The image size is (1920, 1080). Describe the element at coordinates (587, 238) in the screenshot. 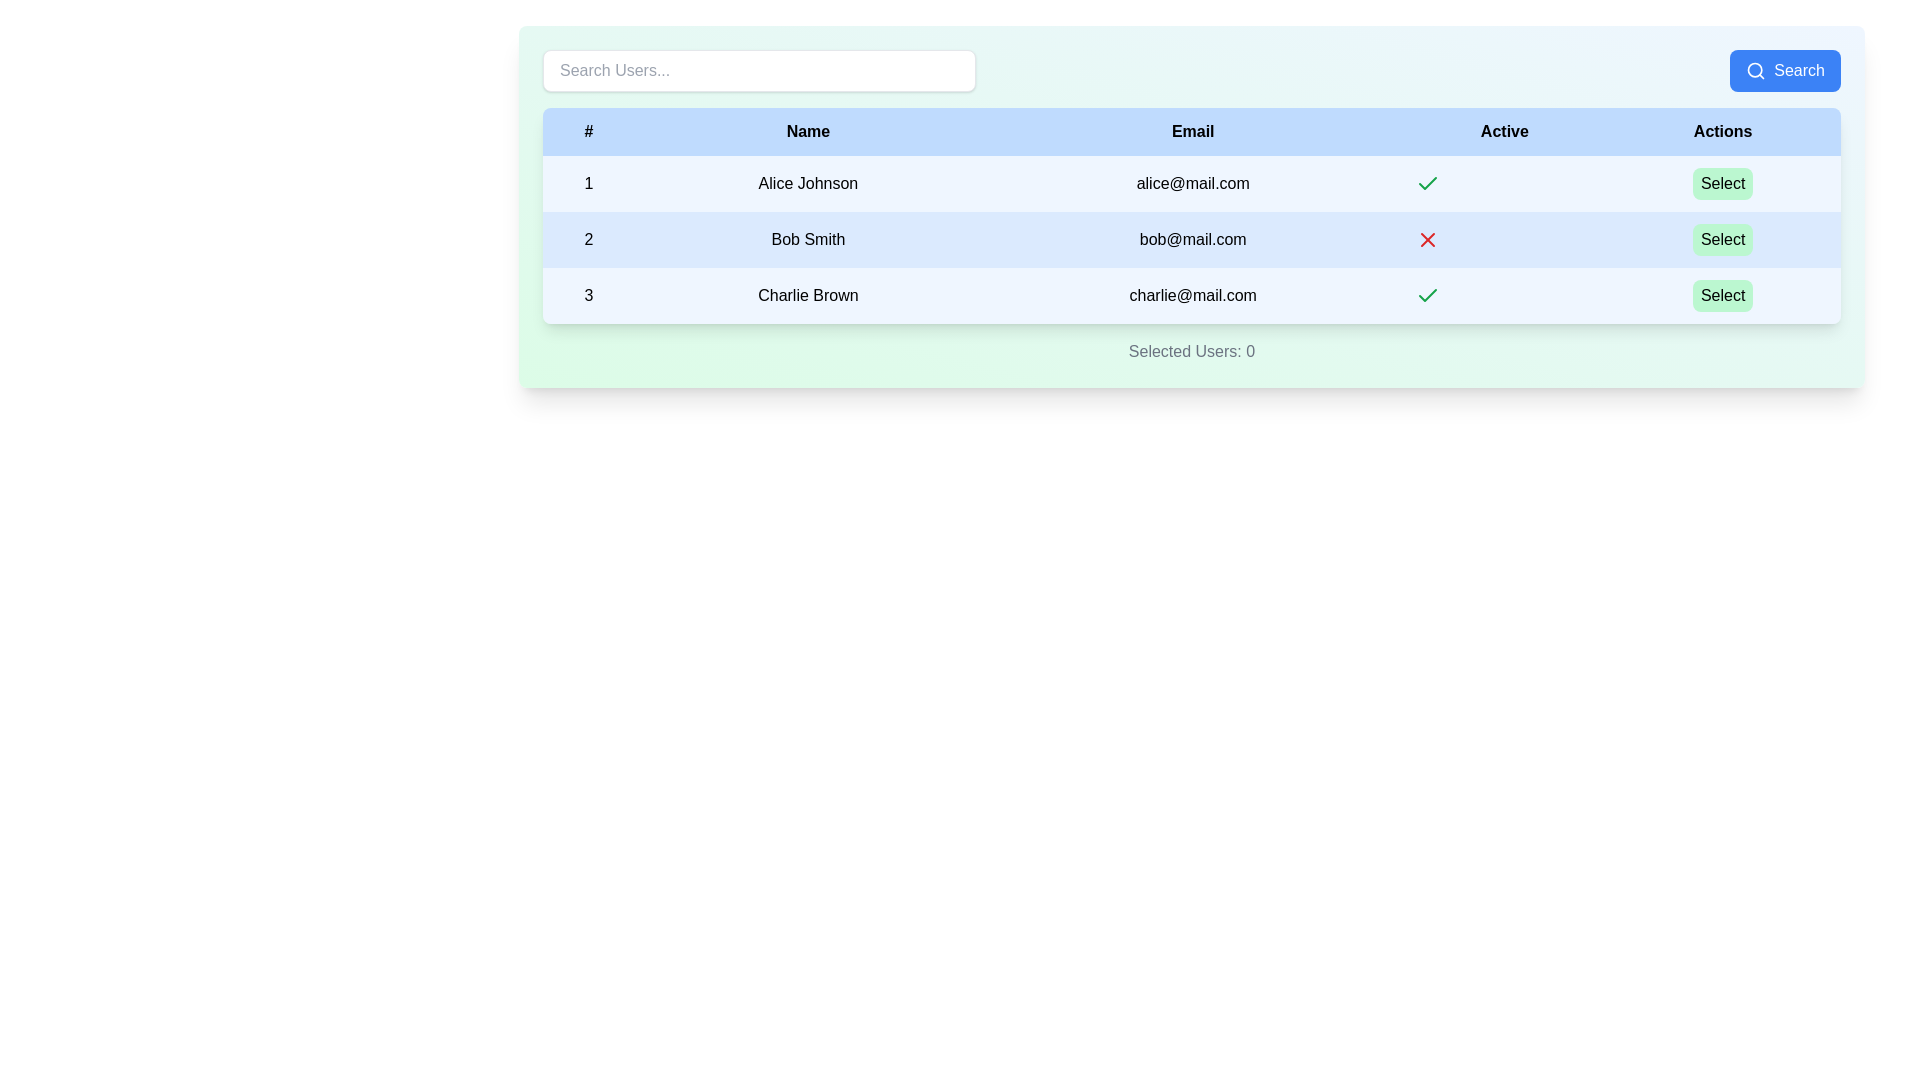

I see `the text element displaying the value '2' in the '# (Number)' column, which is aligned with the record for 'Bob Smith, bob@mail.com'` at that location.